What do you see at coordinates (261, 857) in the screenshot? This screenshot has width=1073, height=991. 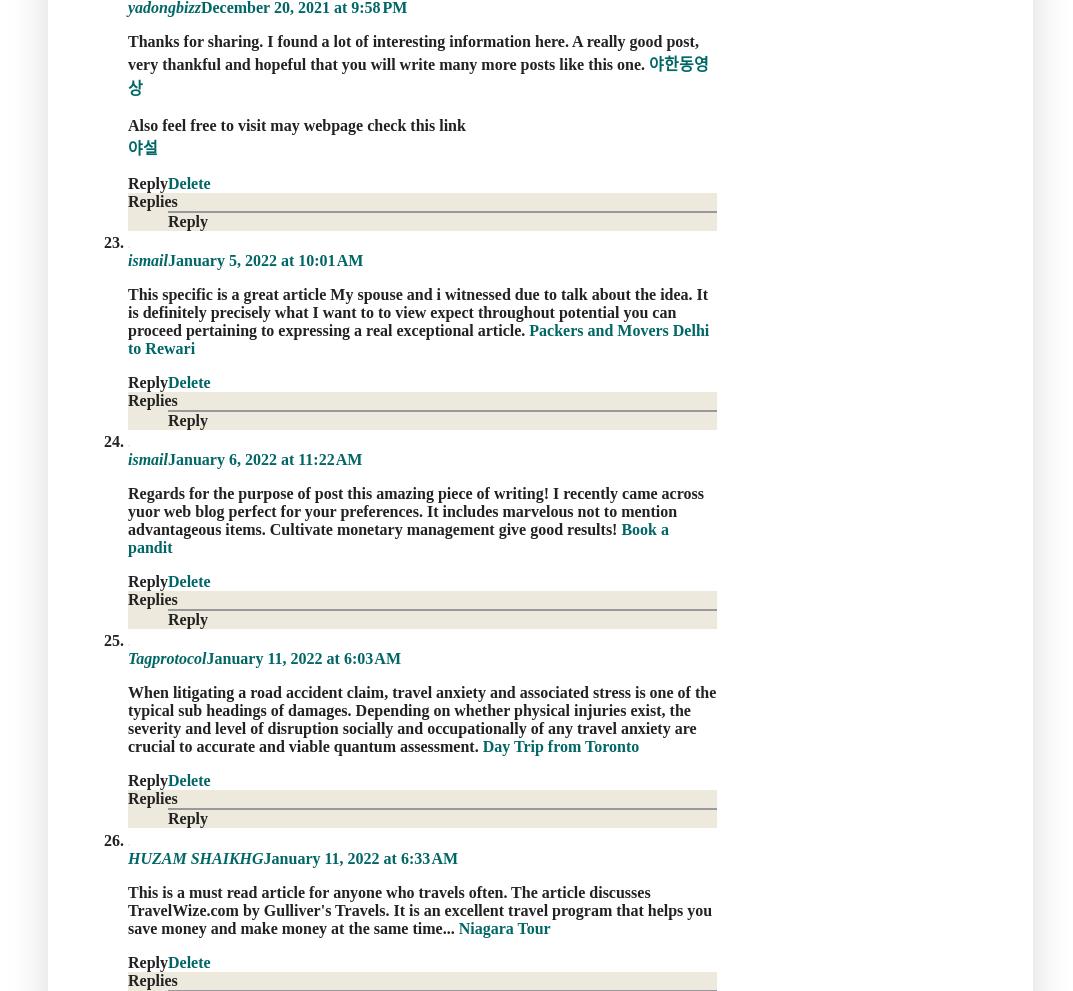 I see `'January 11, 2022 at 6:33 AM'` at bounding box center [261, 857].